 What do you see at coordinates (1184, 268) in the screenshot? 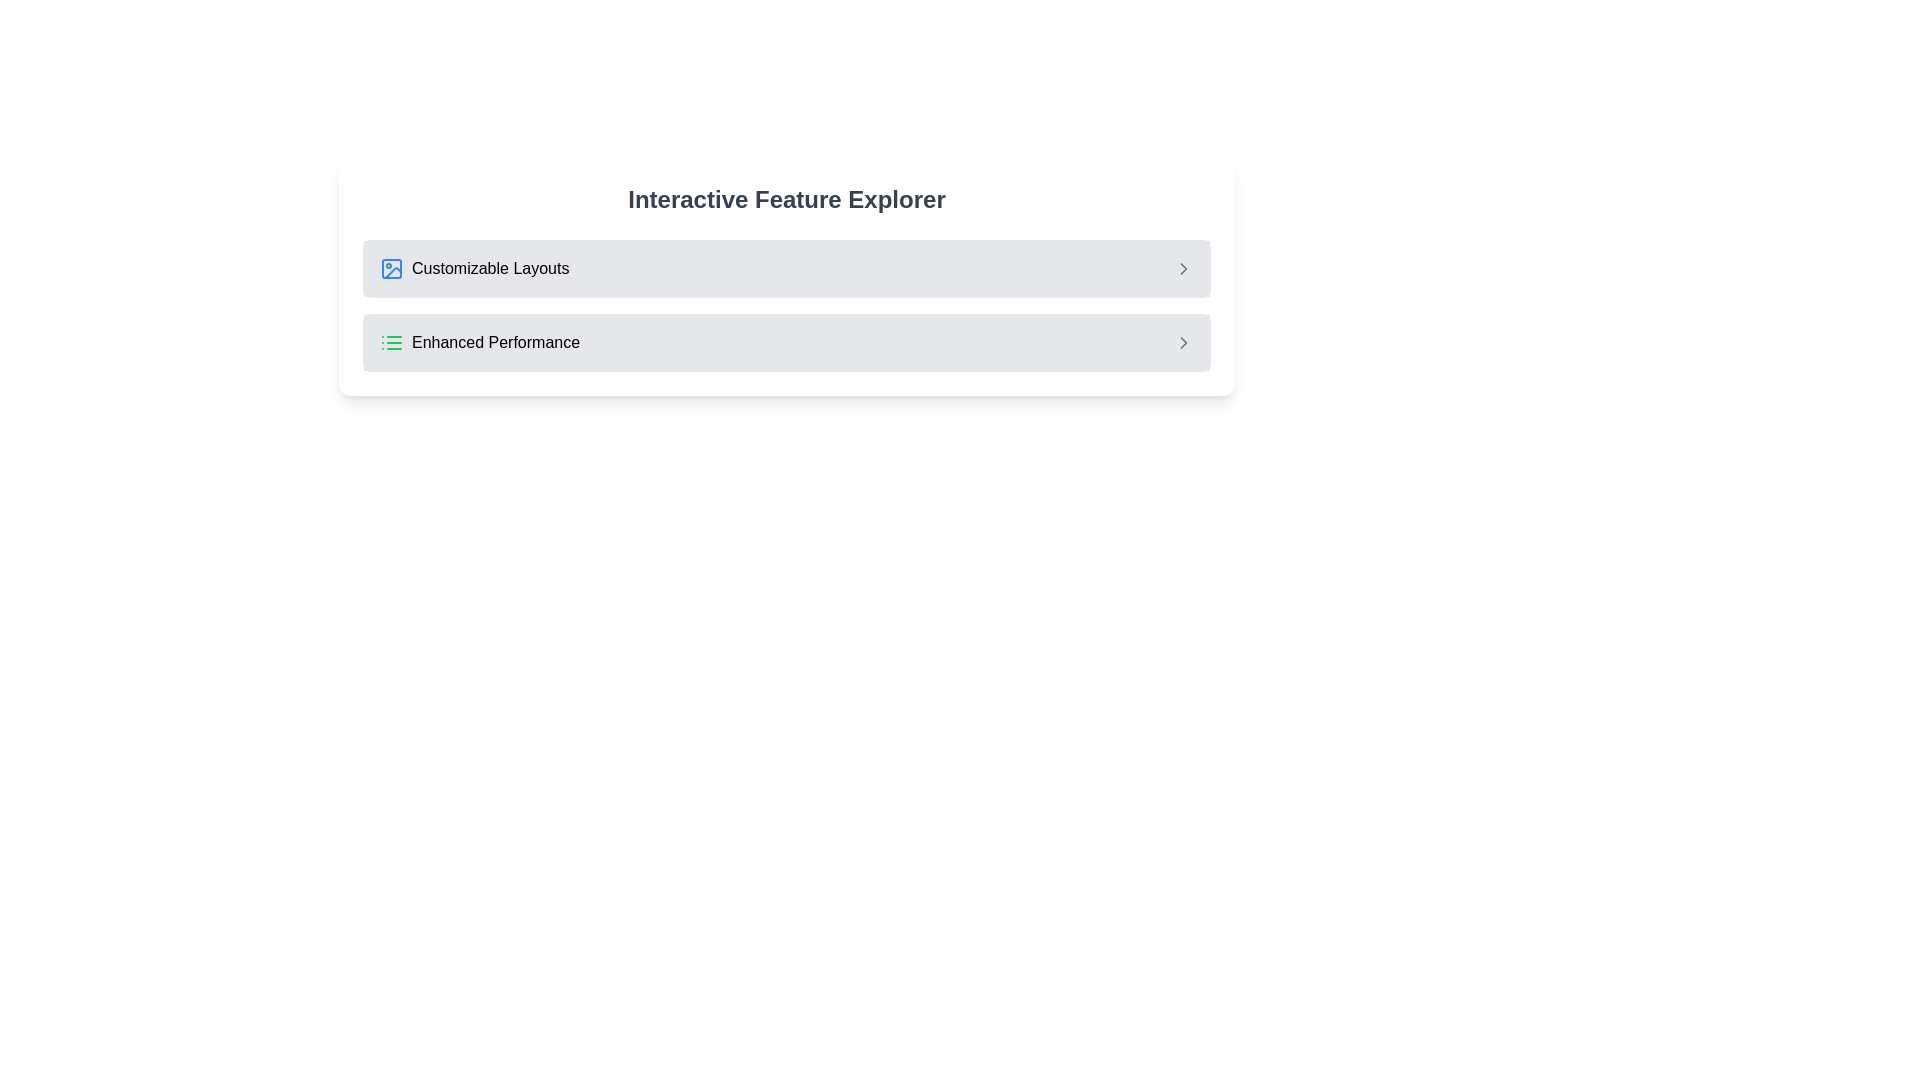
I see `the Chevron-style arrow icon on the right side of the 'Customizable Layouts' menu item for interaction feedback` at bounding box center [1184, 268].